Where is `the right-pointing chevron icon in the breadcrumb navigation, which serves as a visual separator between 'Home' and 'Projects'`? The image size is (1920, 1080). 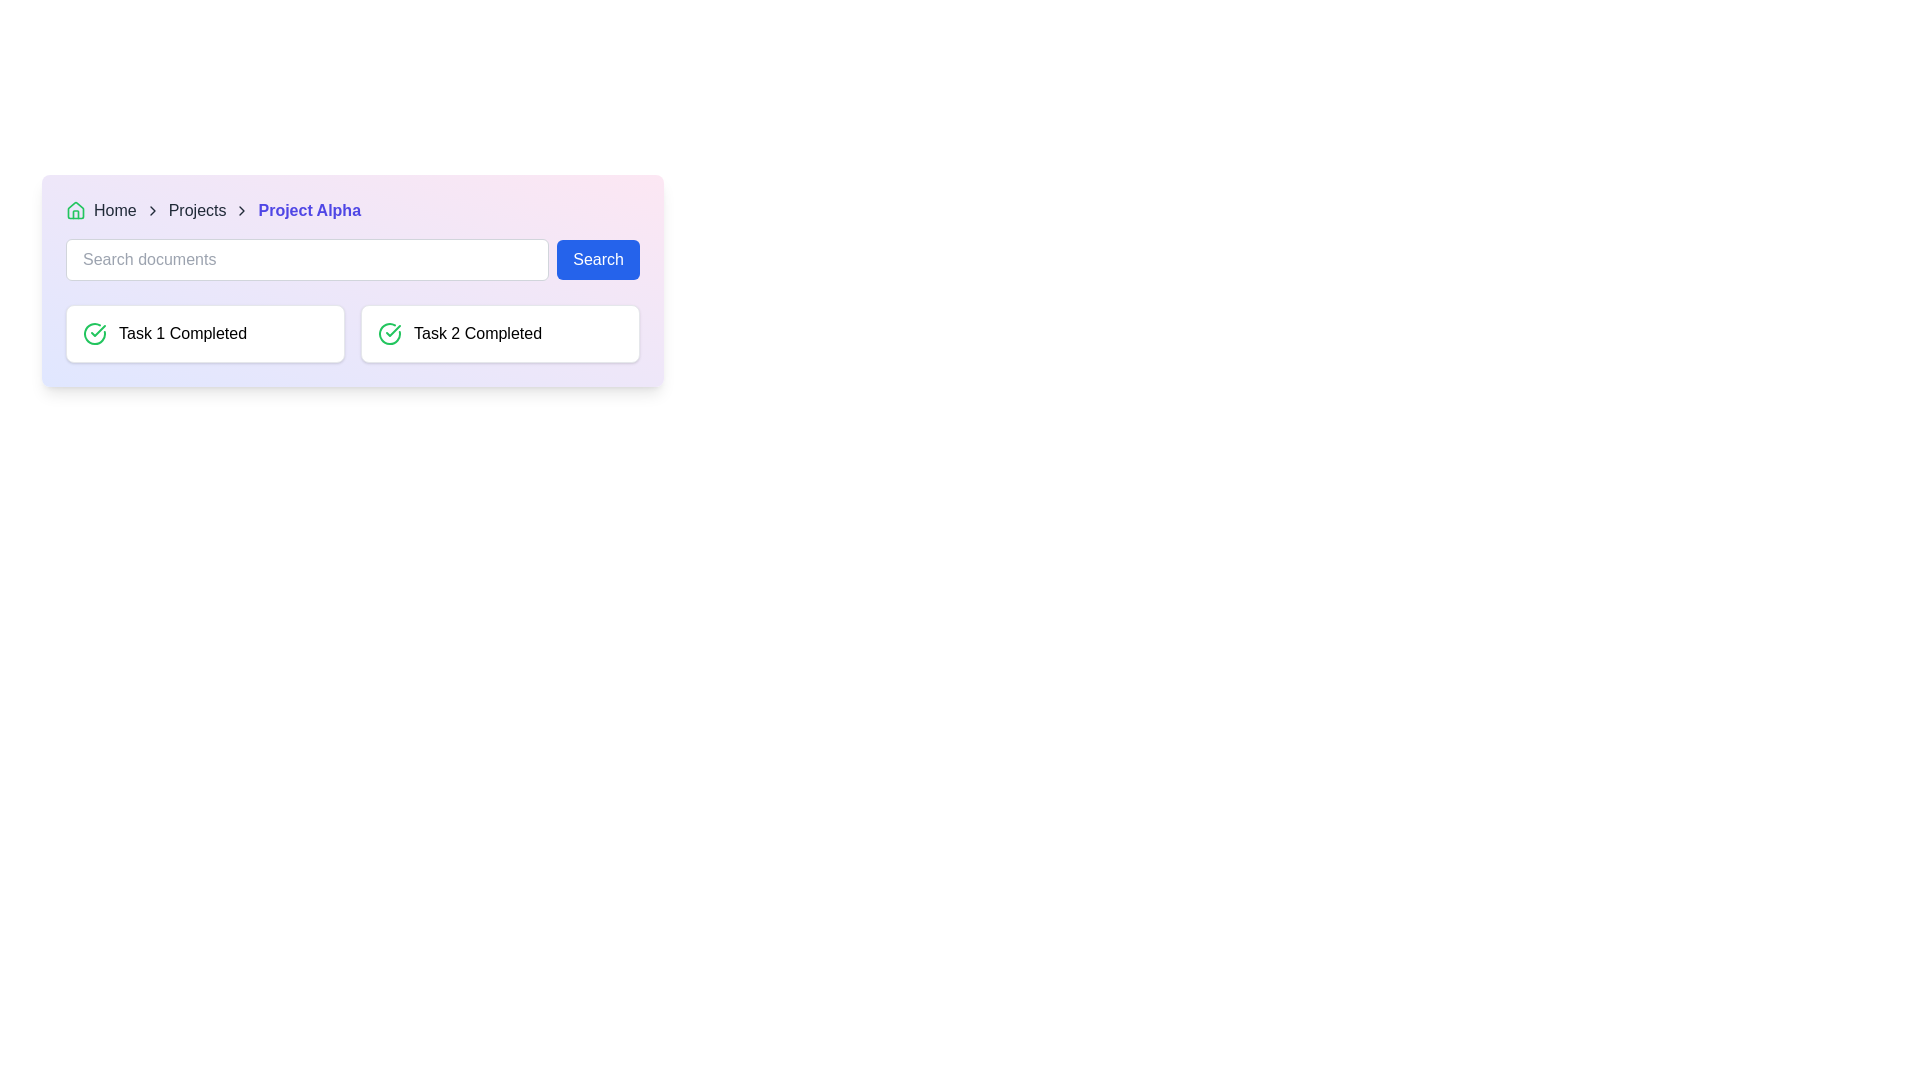 the right-pointing chevron icon in the breadcrumb navigation, which serves as a visual separator between 'Home' and 'Projects' is located at coordinates (151, 211).